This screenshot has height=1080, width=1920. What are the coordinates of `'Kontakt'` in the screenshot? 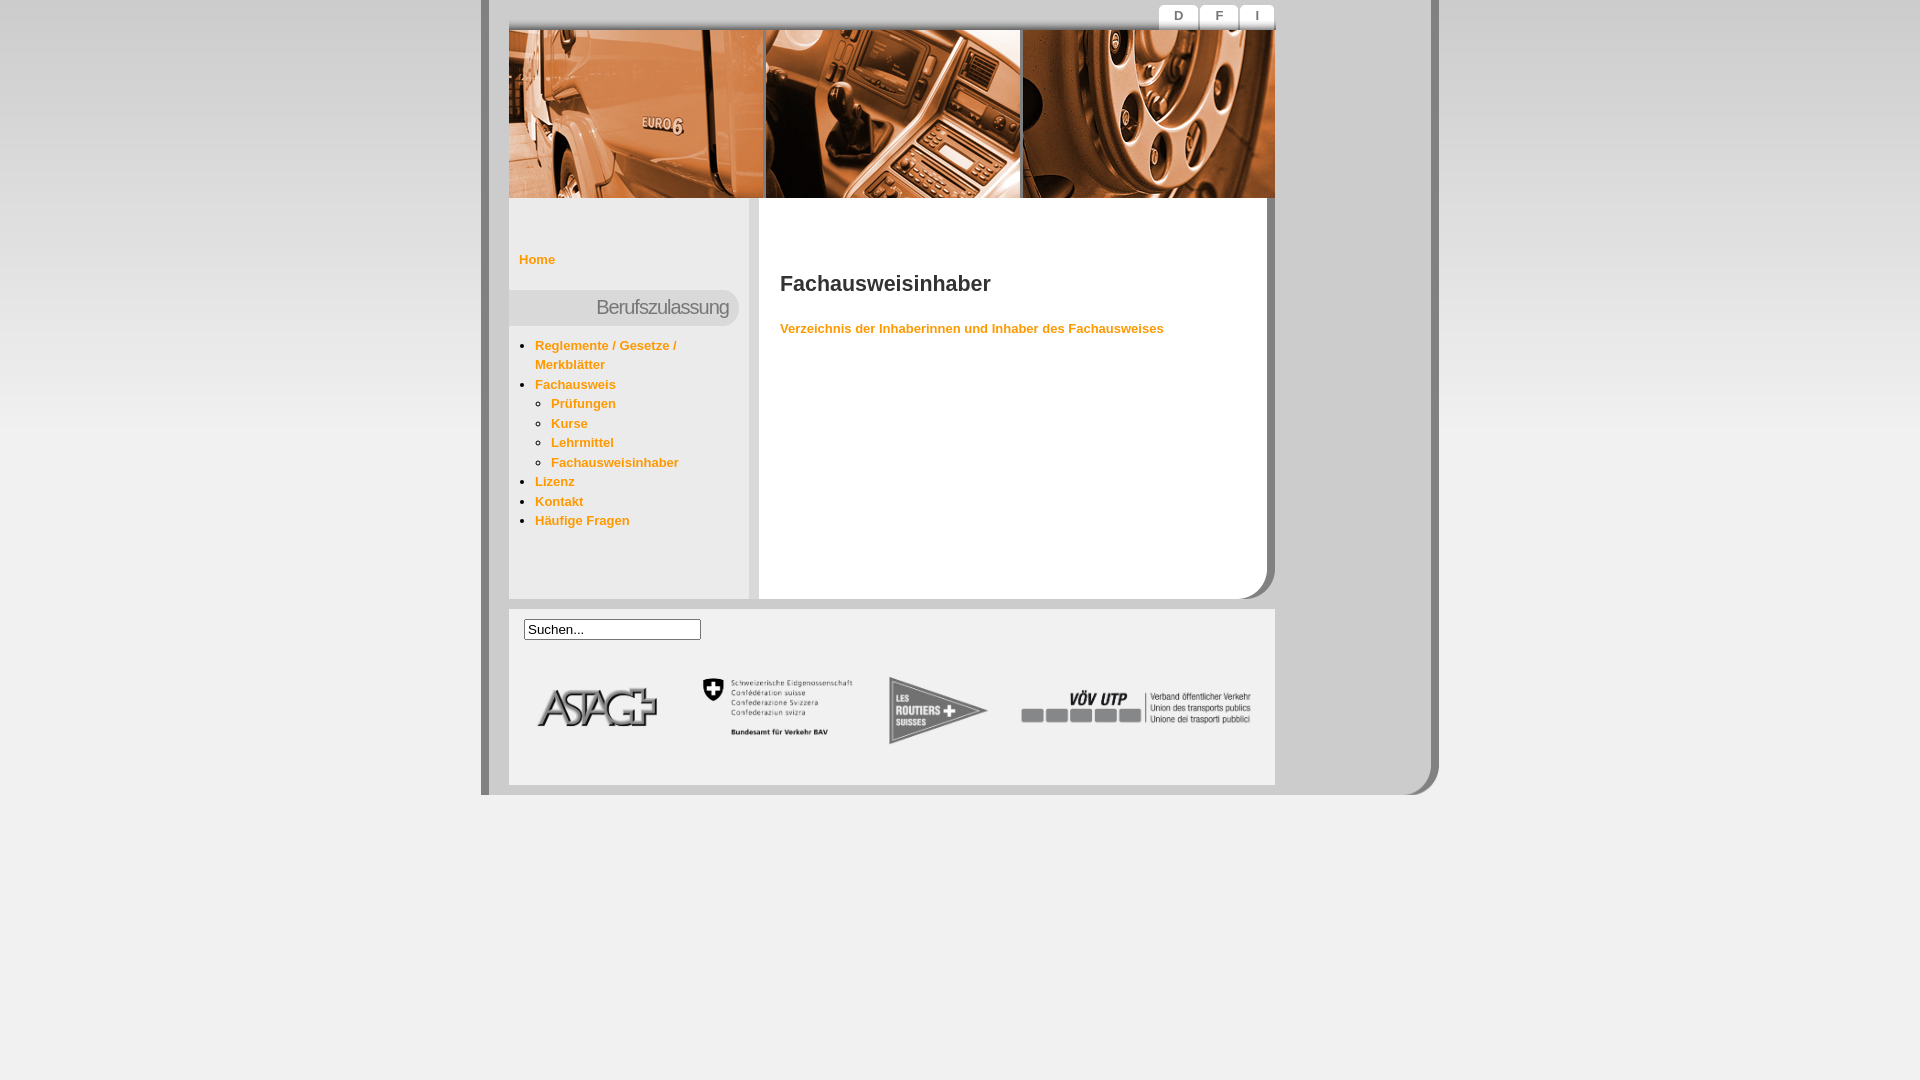 It's located at (558, 500).